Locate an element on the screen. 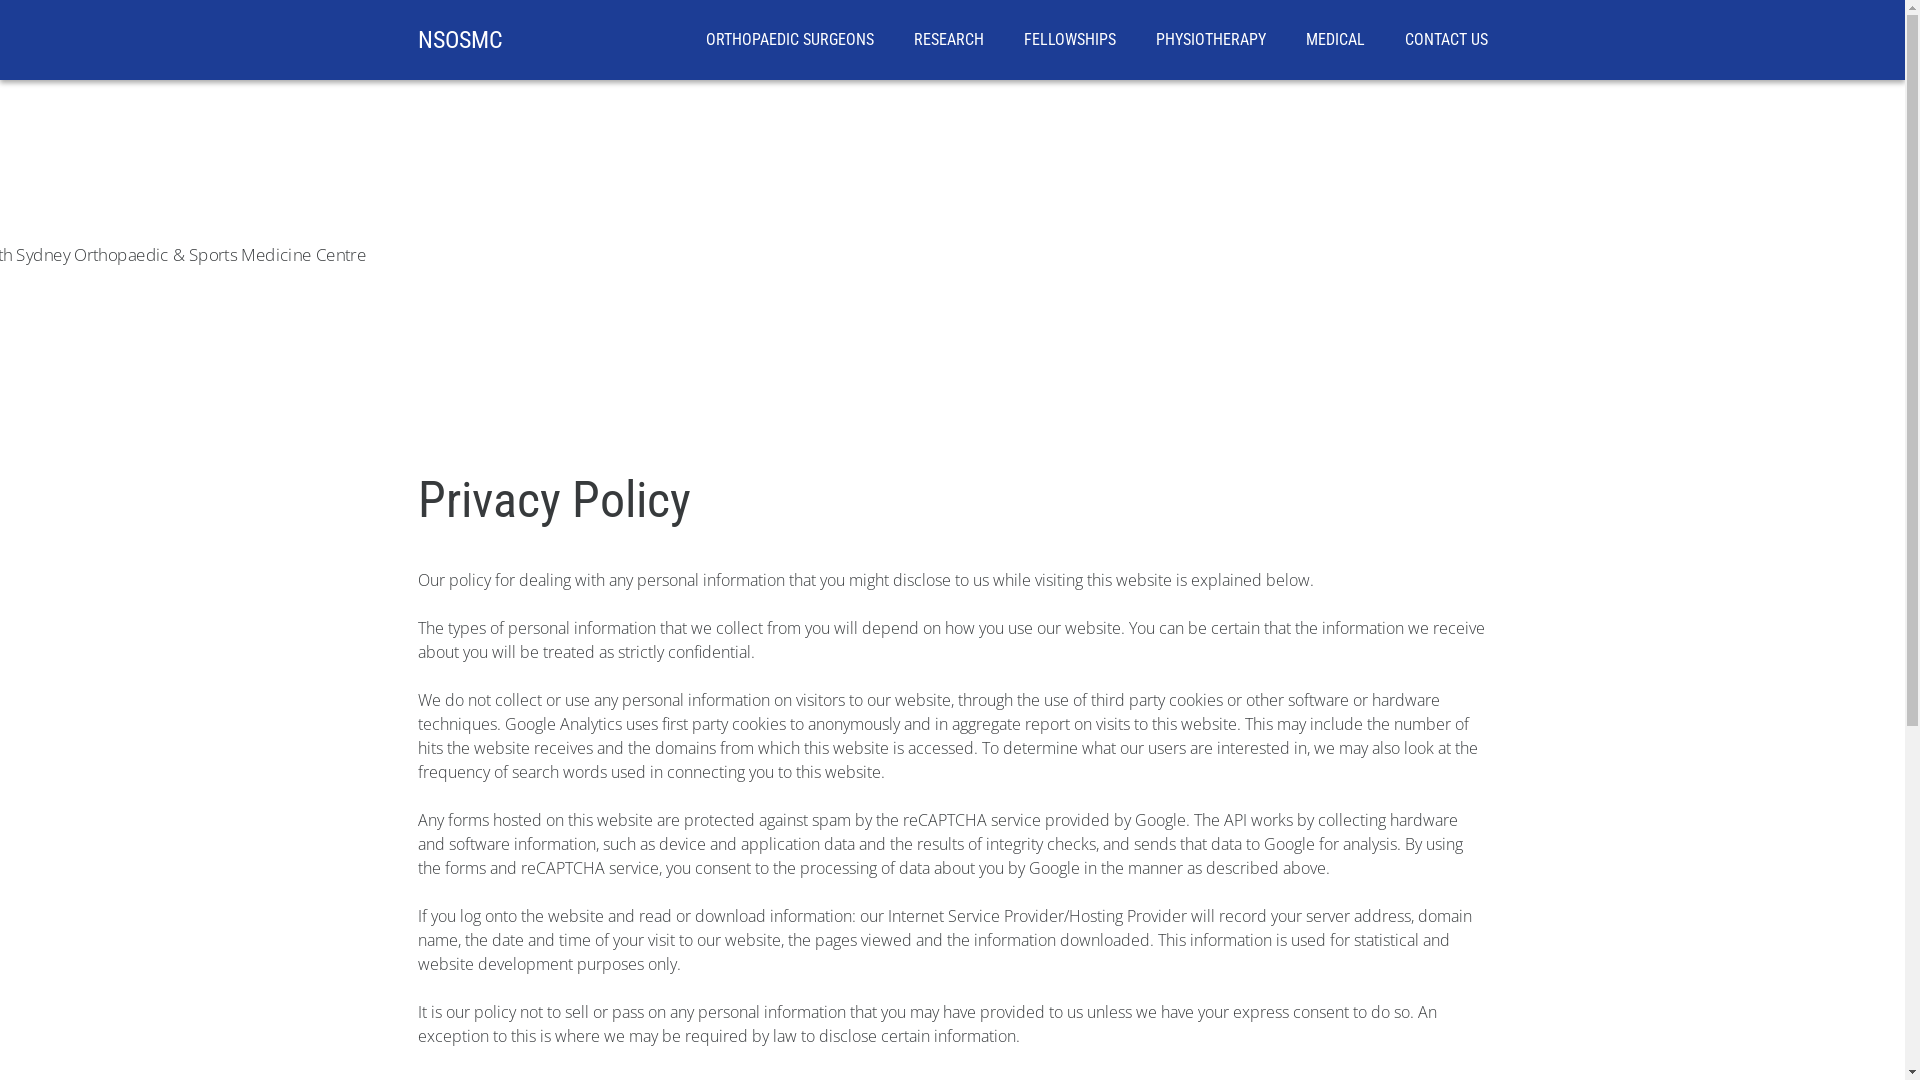  'CONTACT US' is located at coordinates (1445, 39).